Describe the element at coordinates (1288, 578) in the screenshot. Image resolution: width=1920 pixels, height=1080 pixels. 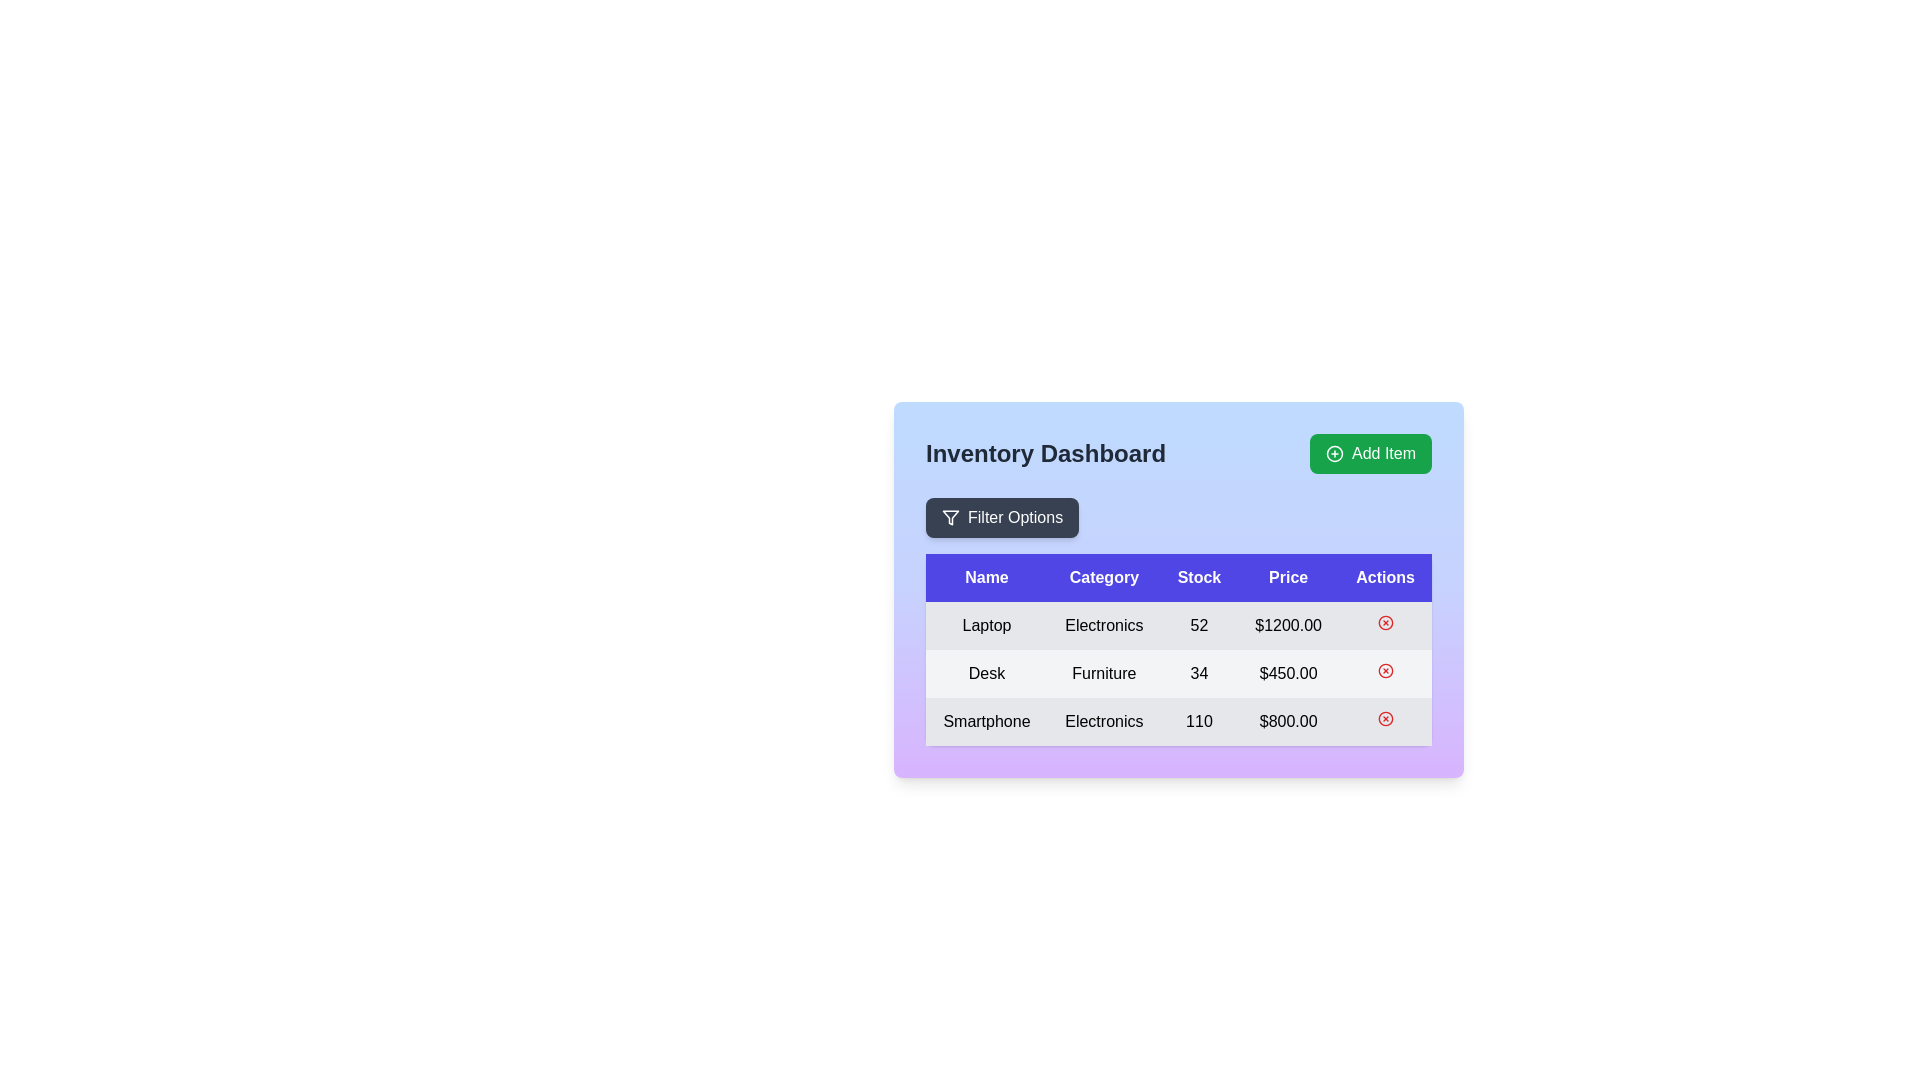
I see `the 'Price' Table Header Cell, which is the fourth column header in a data table, displaying the word 'Price' in bold white font on a blue background` at that location.